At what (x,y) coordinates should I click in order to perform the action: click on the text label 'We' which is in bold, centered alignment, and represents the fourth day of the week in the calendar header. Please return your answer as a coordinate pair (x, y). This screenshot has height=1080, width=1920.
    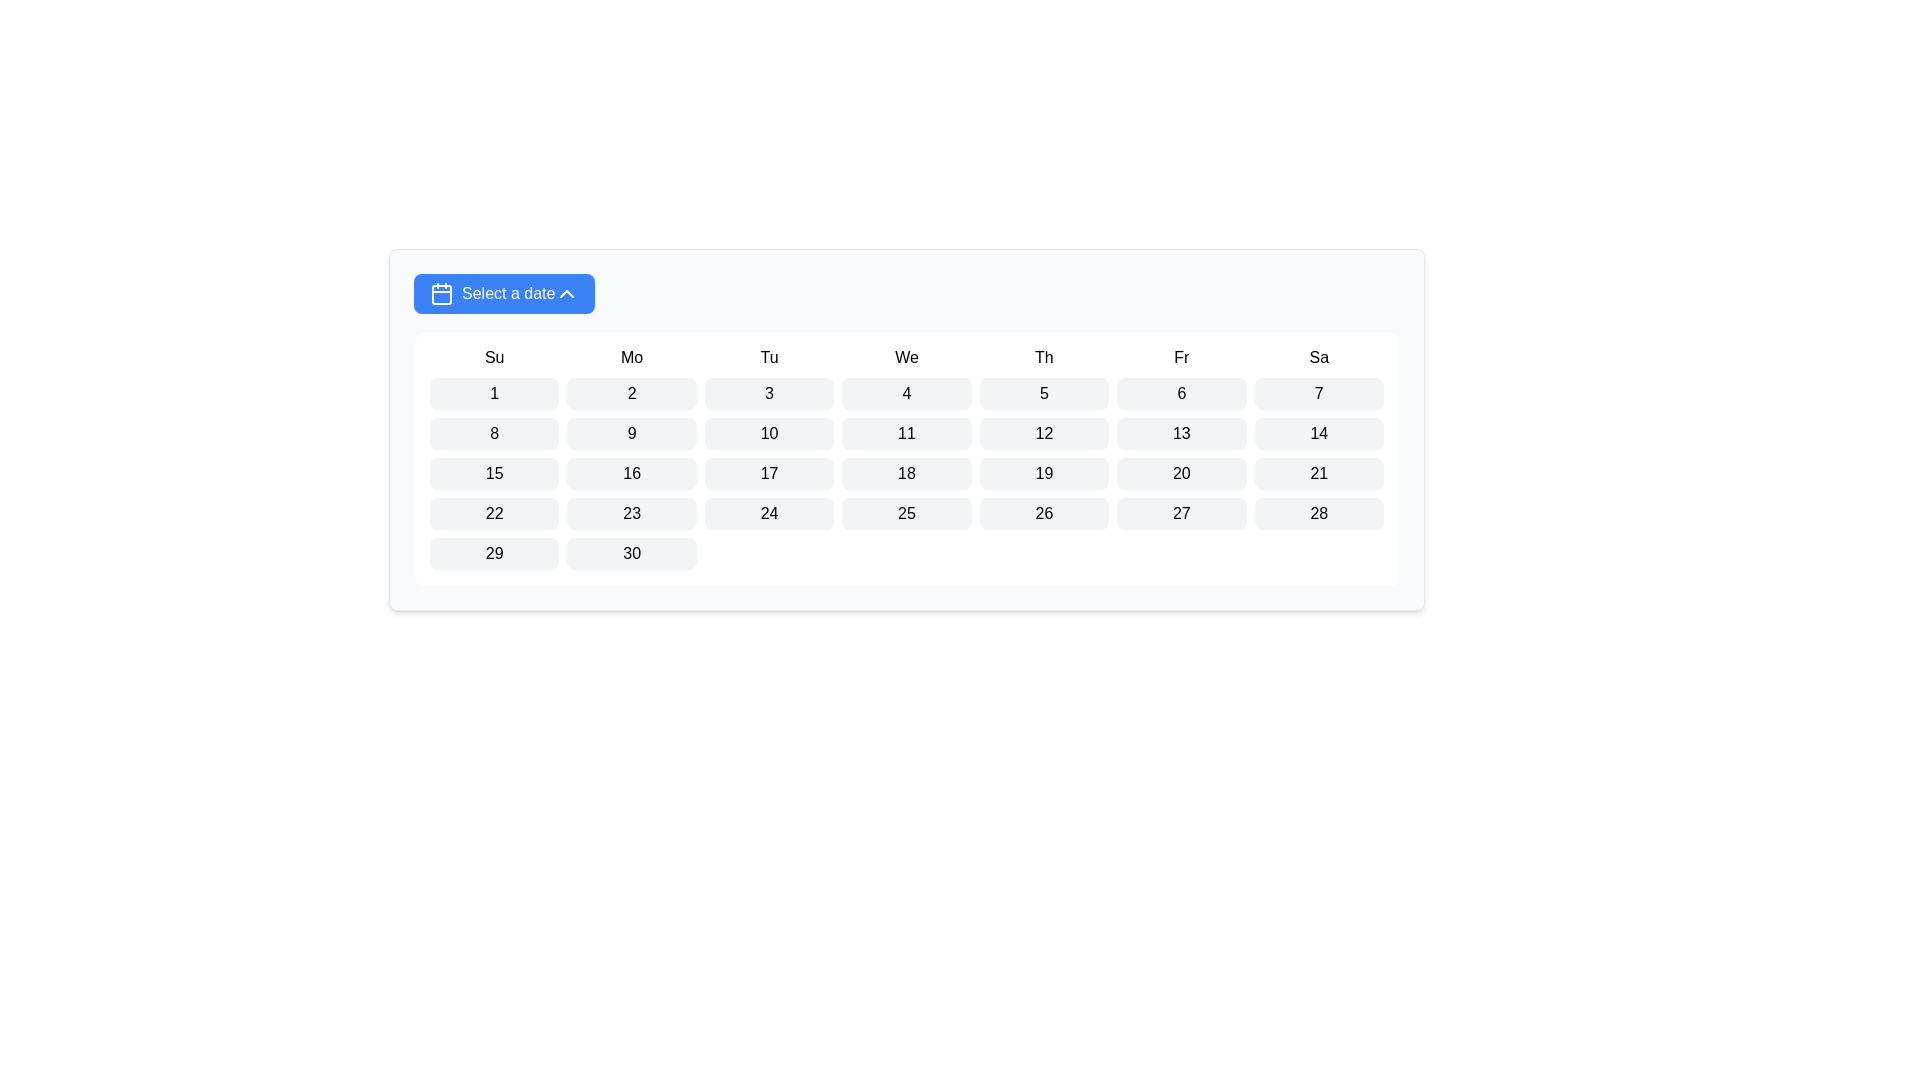
    Looking at the image, I should click on (906, 357).